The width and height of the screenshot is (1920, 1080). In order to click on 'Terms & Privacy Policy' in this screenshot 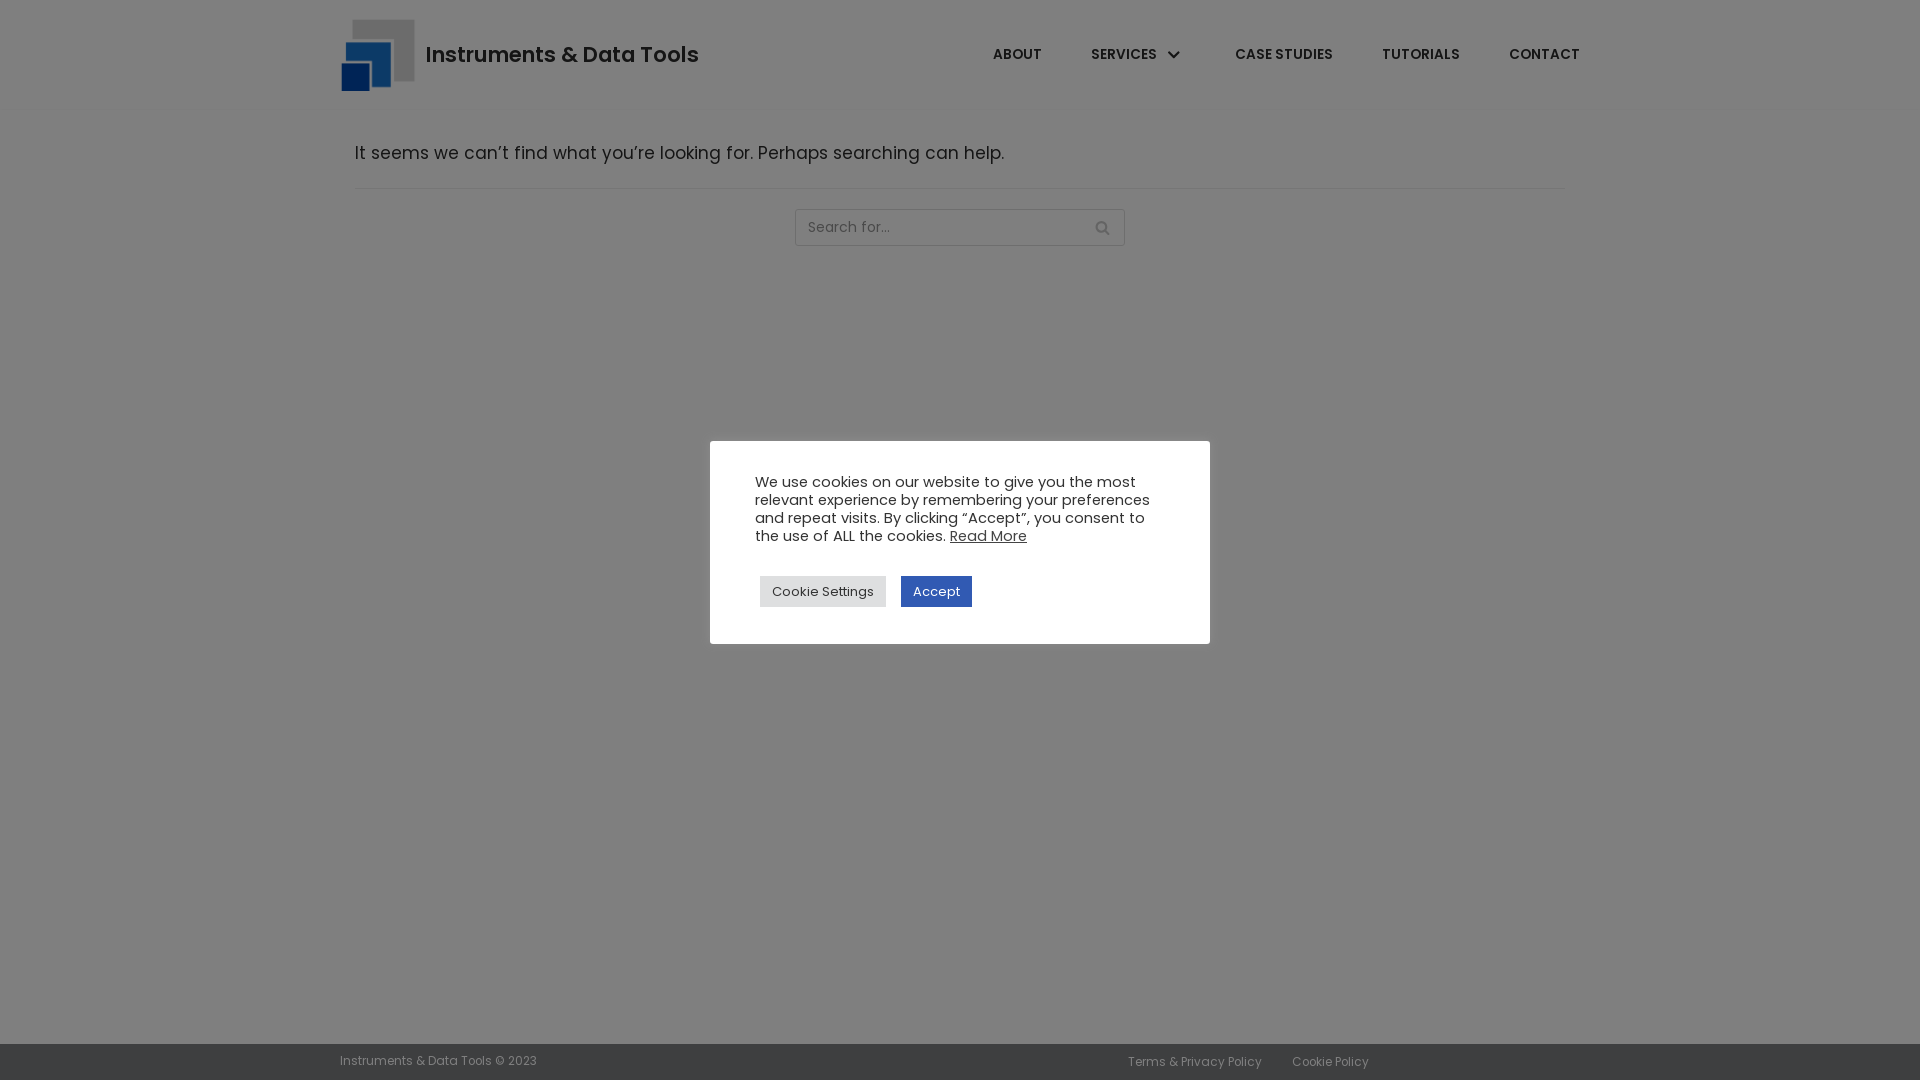, I will do `click(1195, 1060)`.